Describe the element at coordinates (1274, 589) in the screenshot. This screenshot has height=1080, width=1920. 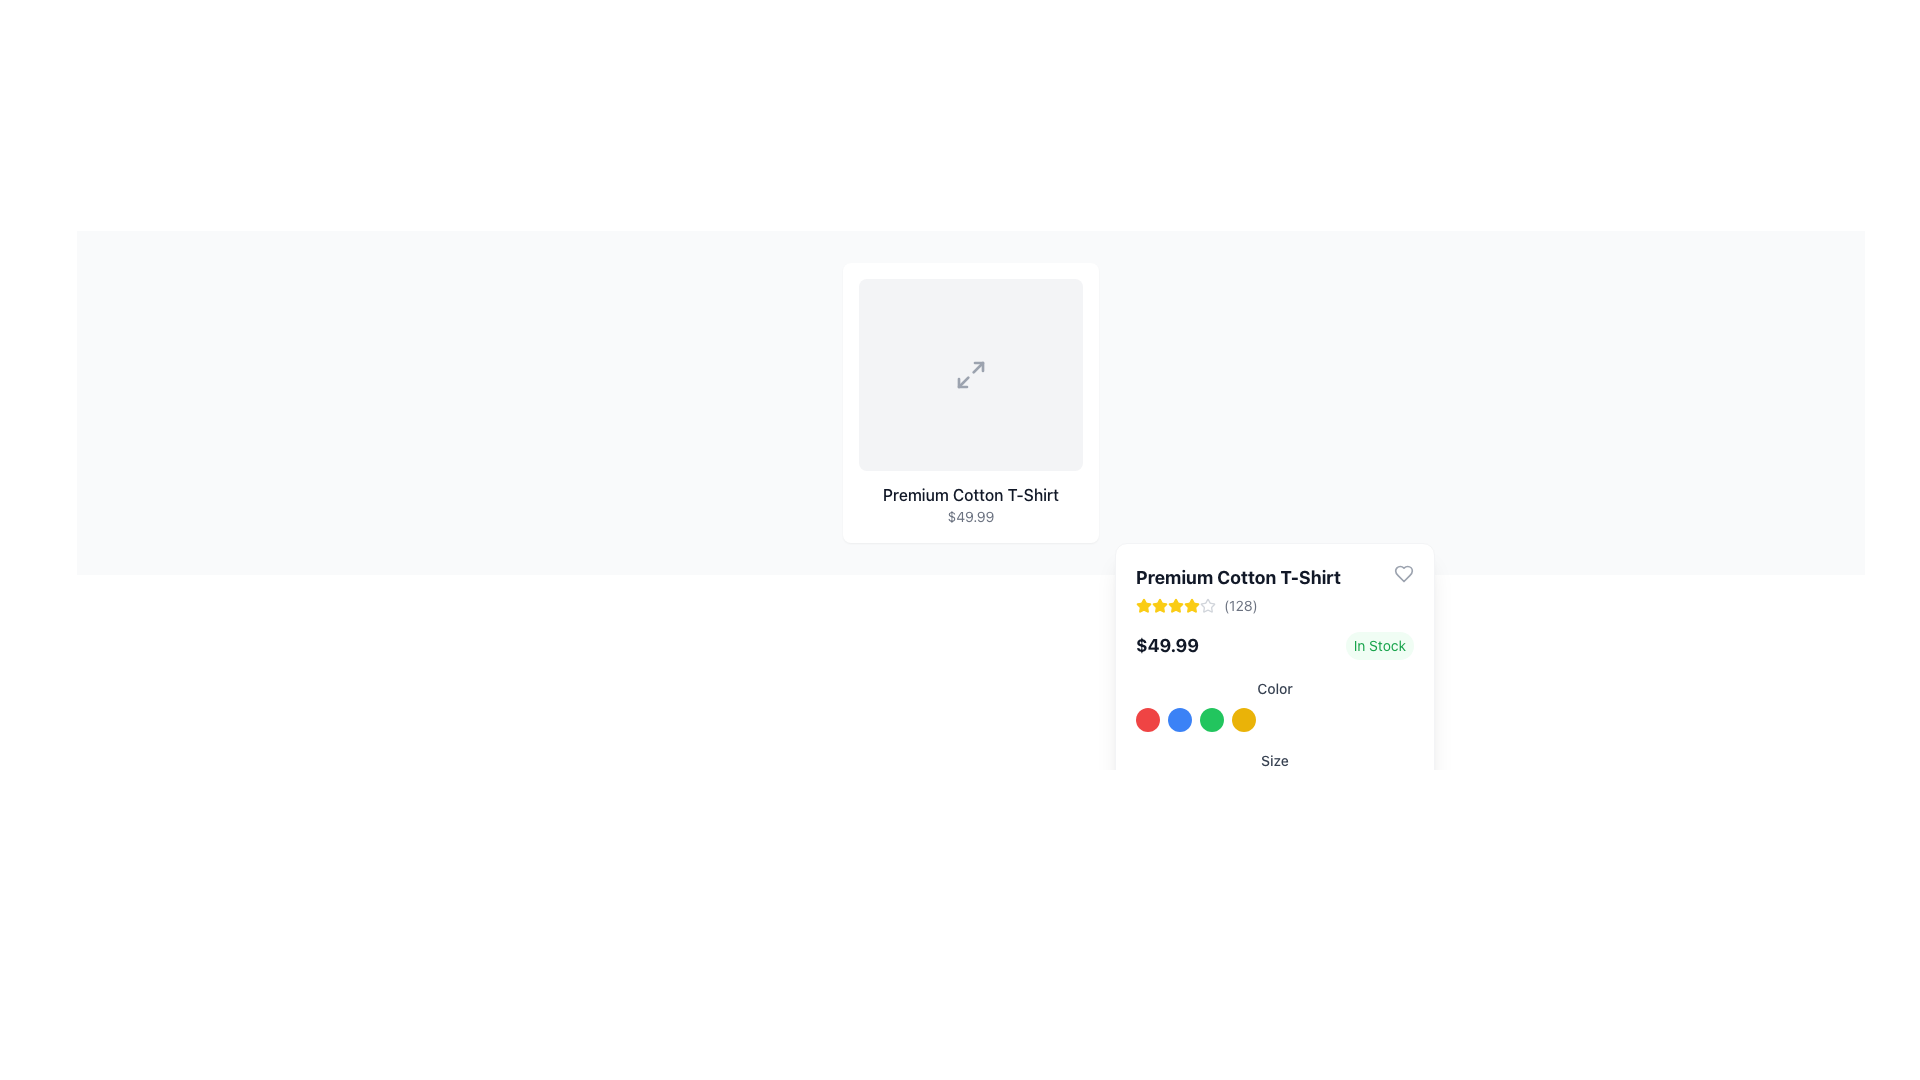
I see `product name displayed in the Product header section, which includes the rating and wishlist icon, located at the top of the expanded product detail overlay` at that location.